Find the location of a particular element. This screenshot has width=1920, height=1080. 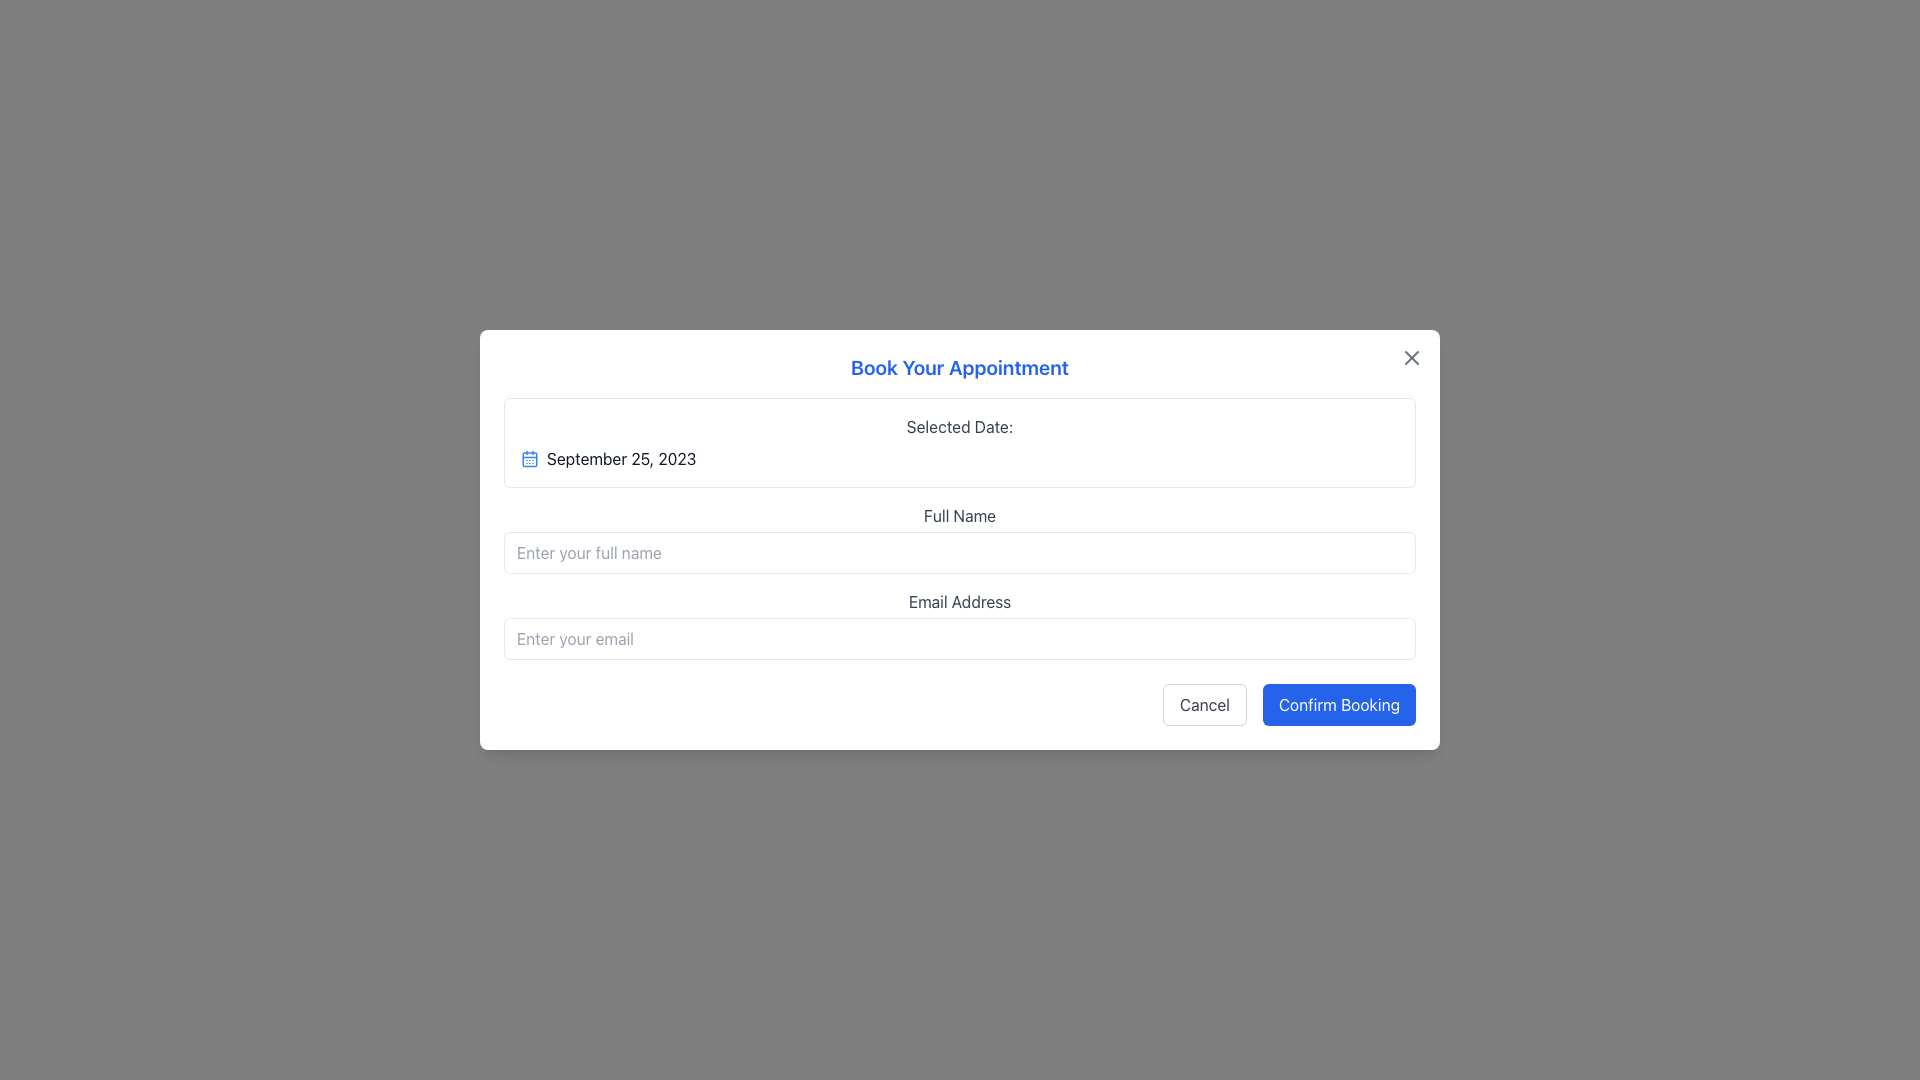

the Close Icon located in the top-right corner of the 'Book Your Appointment' modal is located at coordinates (1410, 357).